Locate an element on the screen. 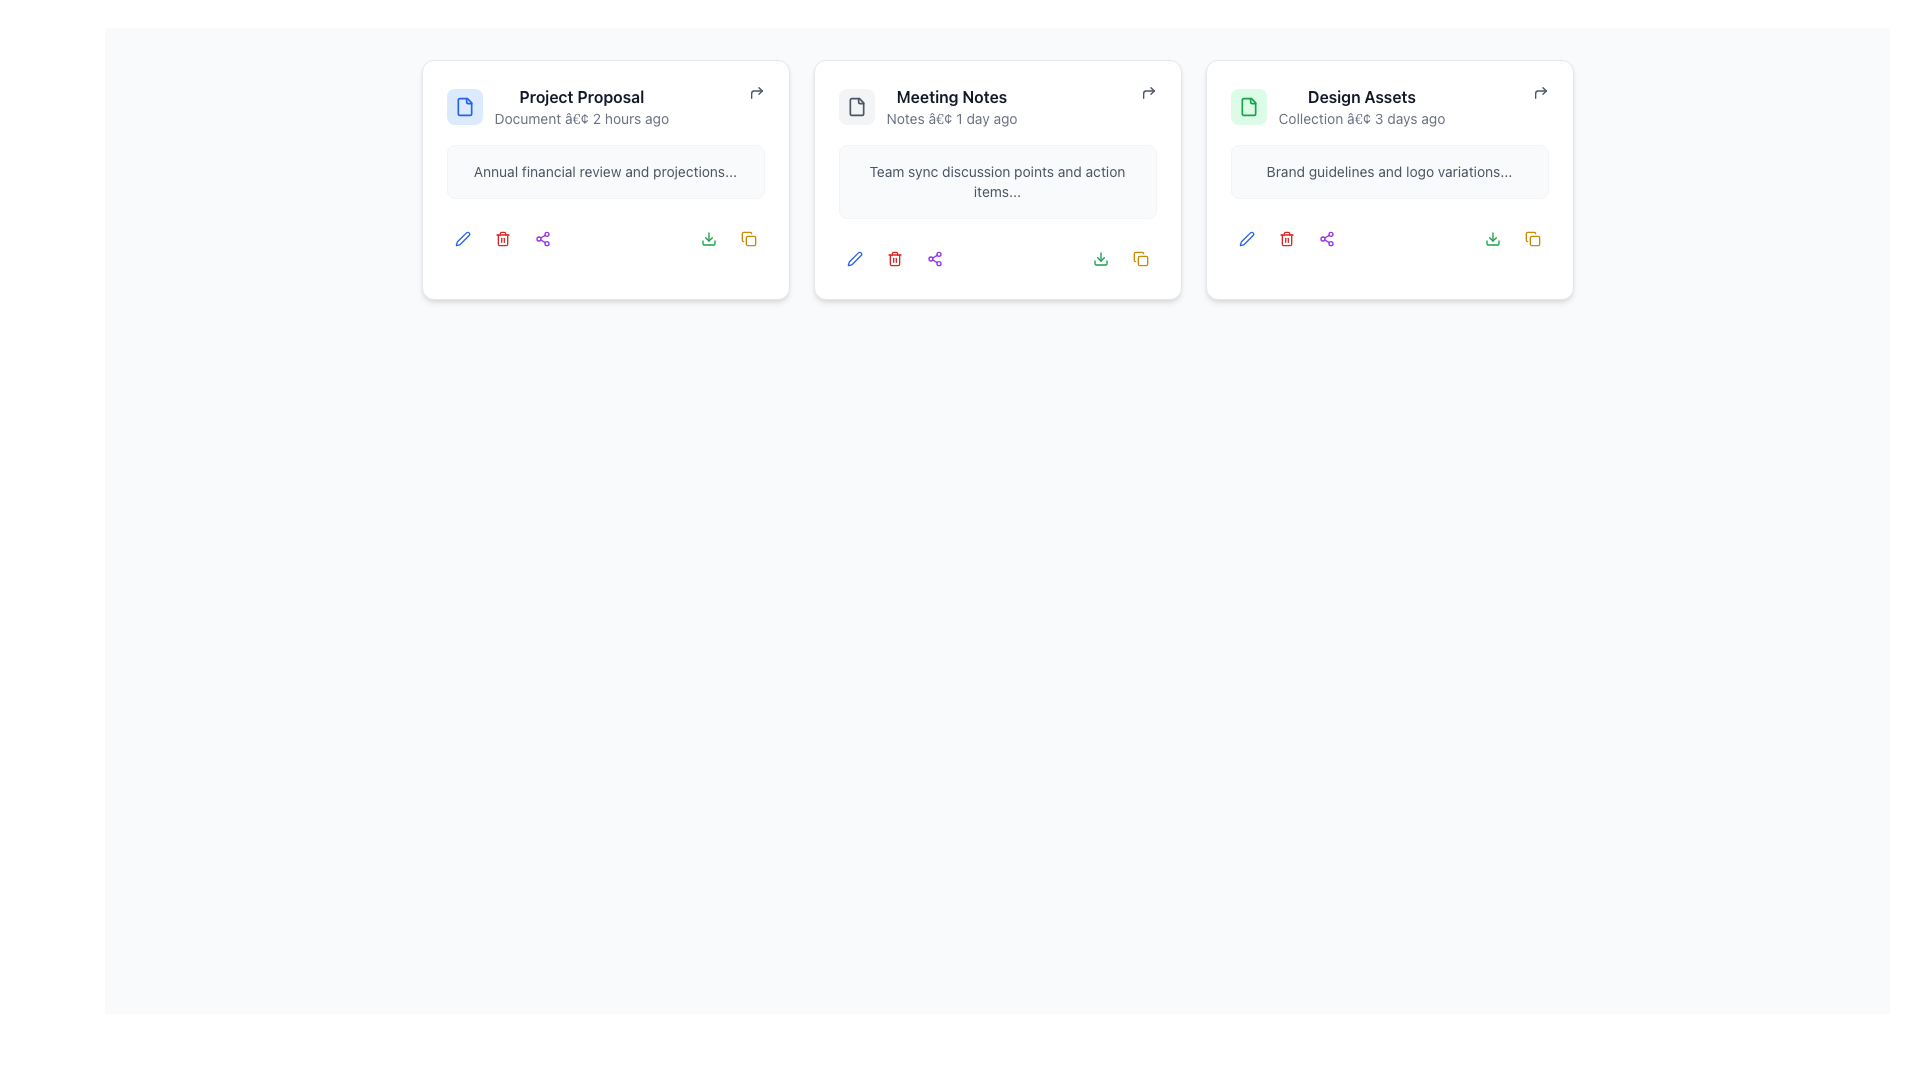 This screenshot has height=1080, width=1920. text of the title label located in the second card of three horizontally arranged cards, positioned above the secondary text 'Notes • 1 day ago' is located at coordinates (950, 96).